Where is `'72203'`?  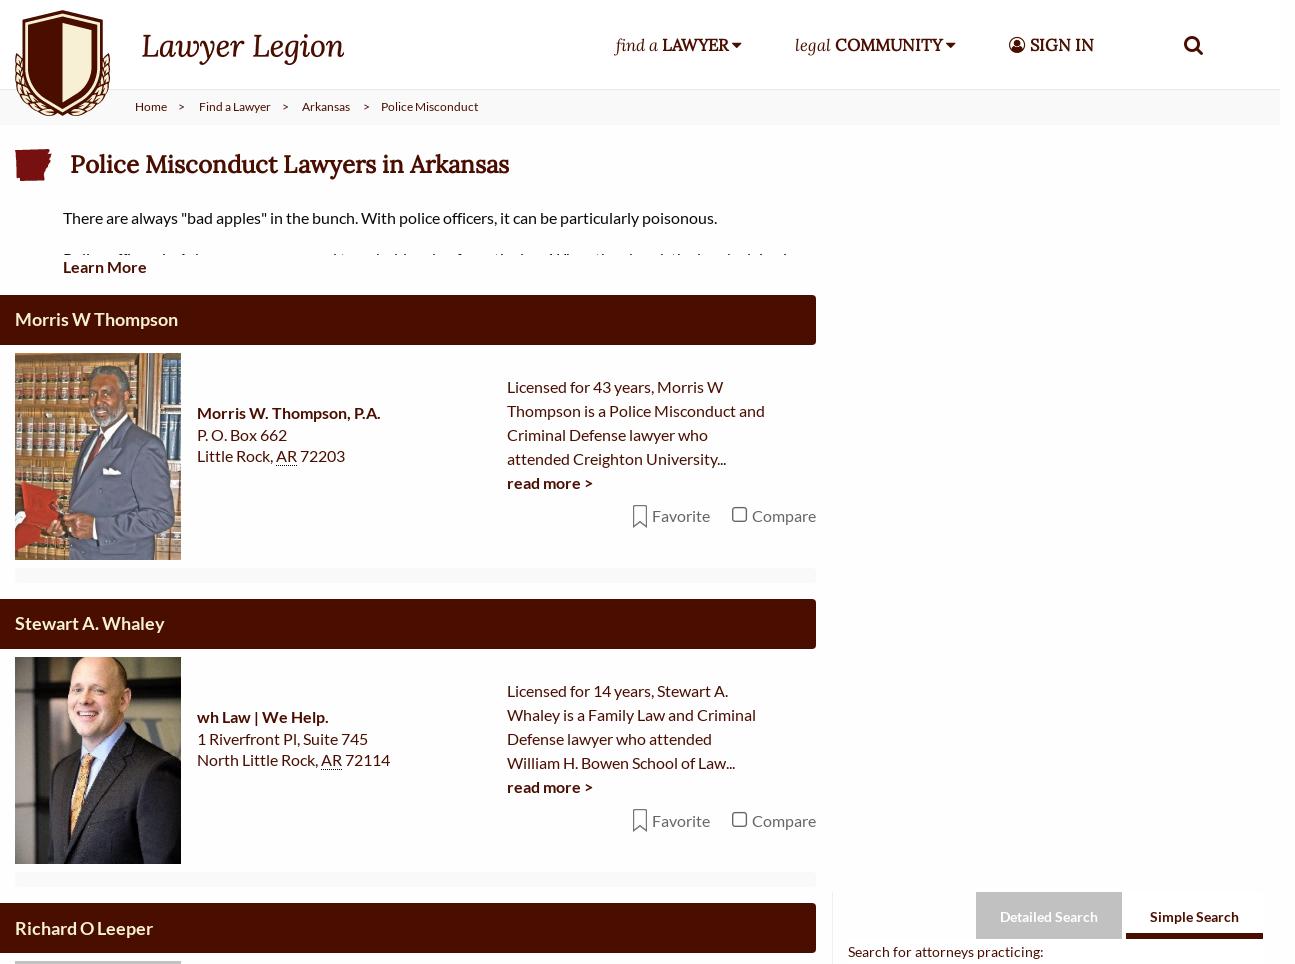 '72203' is located at coordinates (322, 182).